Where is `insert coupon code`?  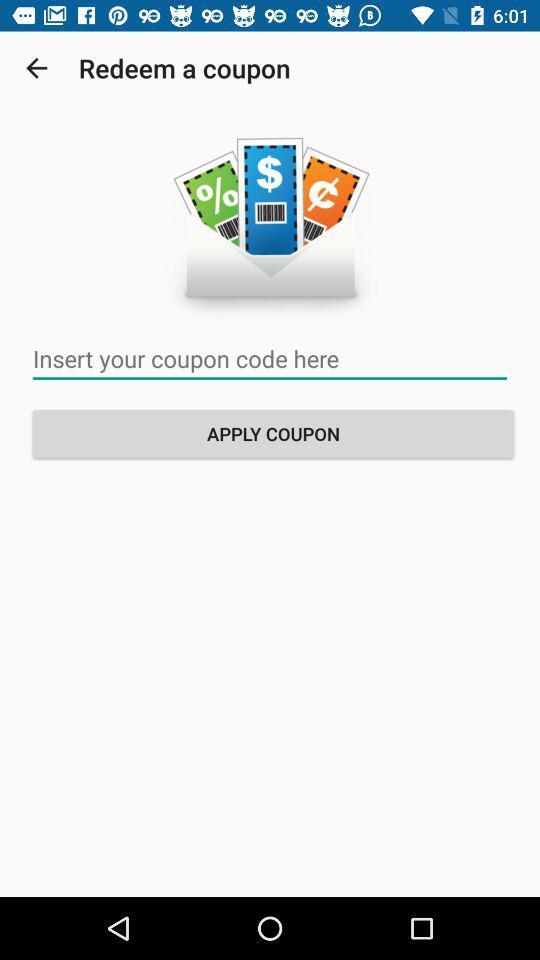
insert coupon code is located at coordinates (270, 359).